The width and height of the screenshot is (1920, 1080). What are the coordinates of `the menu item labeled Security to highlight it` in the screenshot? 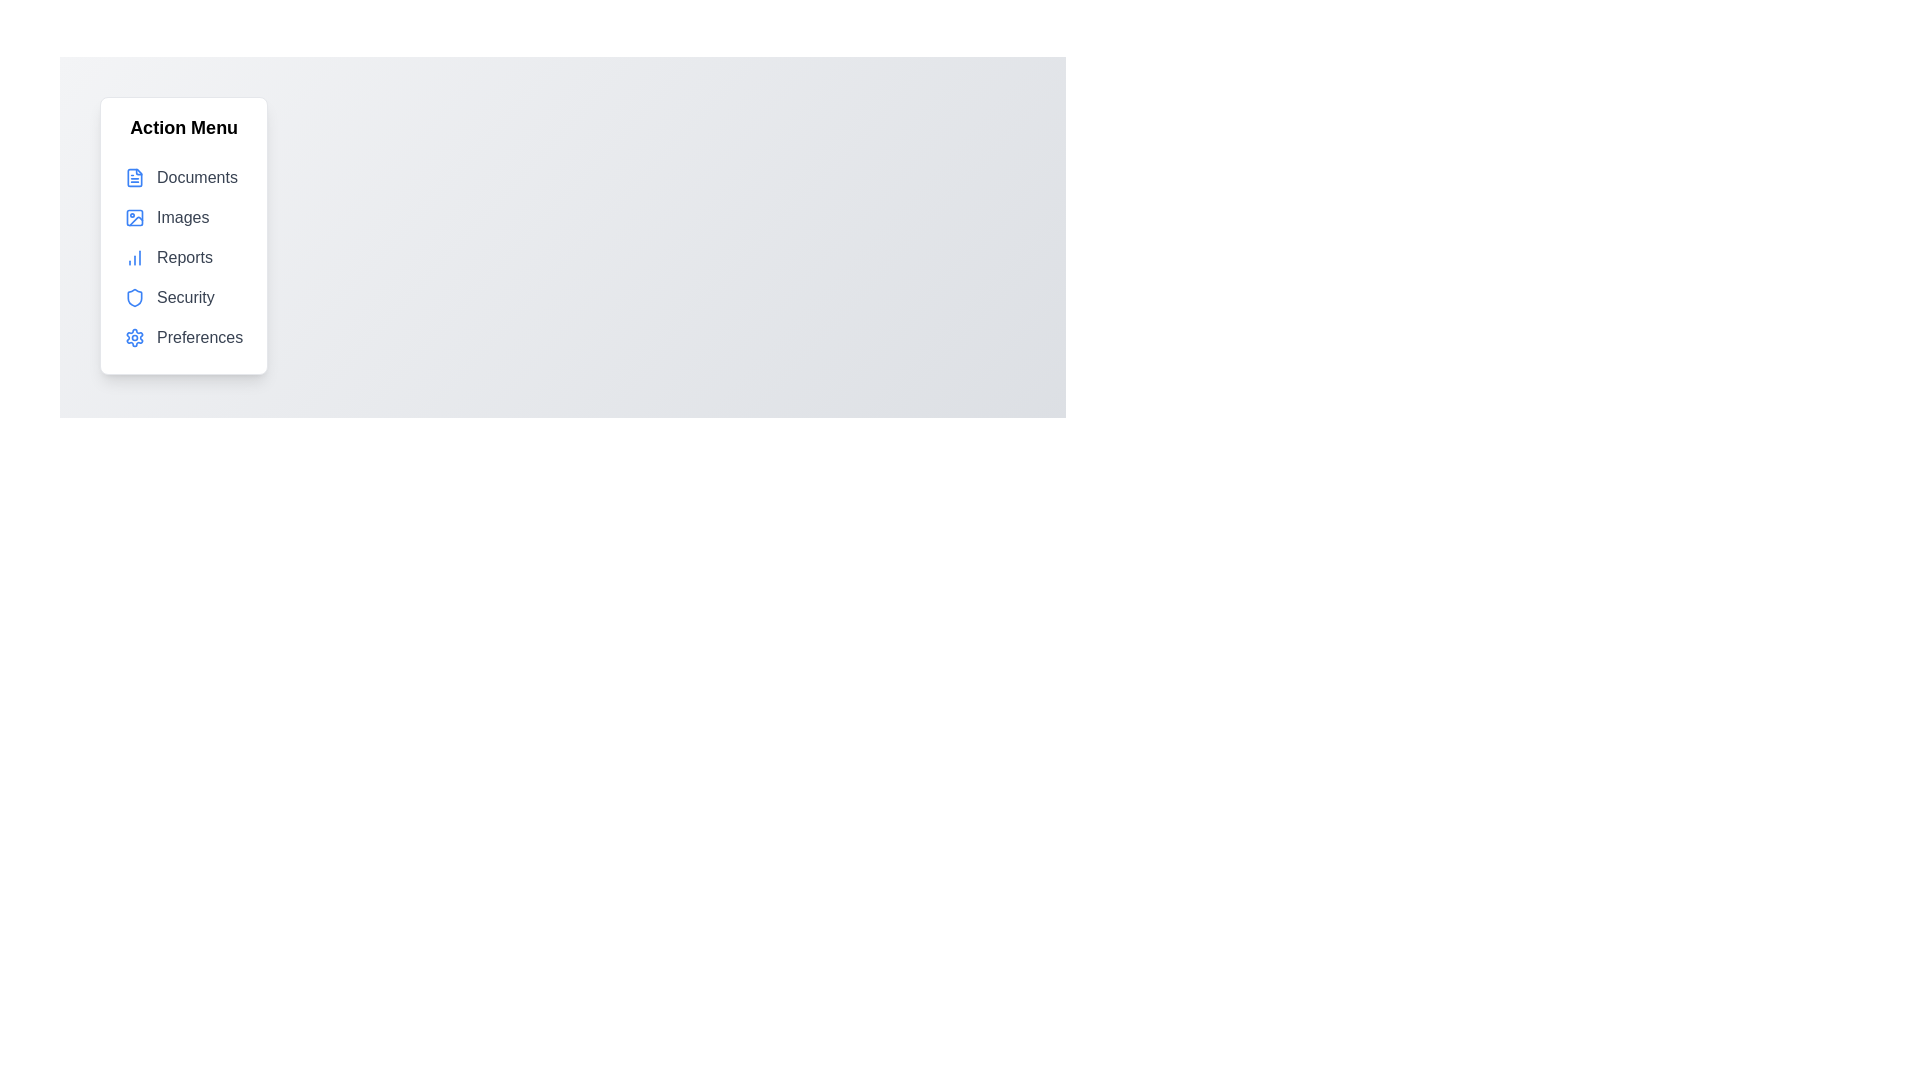 It's located at (183, 297).